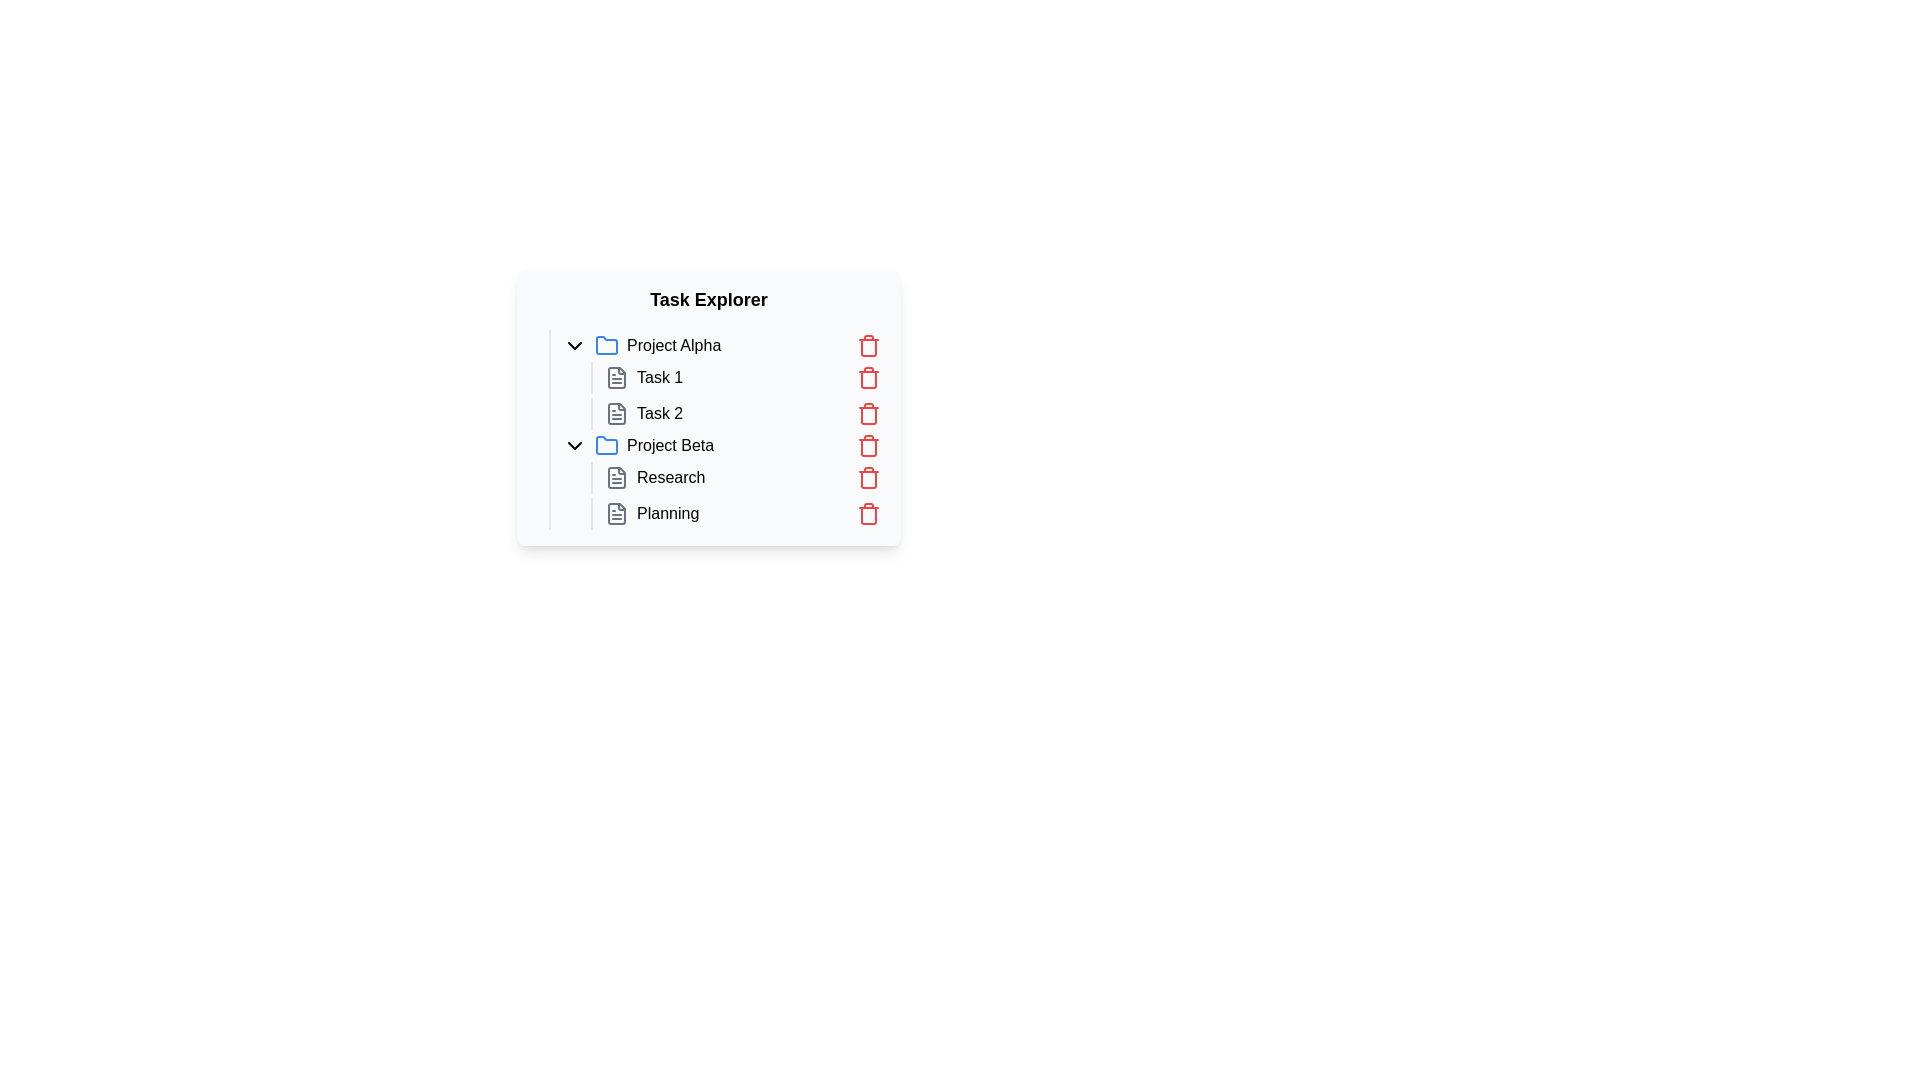 Image resolution: width=1920 pixels, height=1080 pixels. What do you see at coordinates (616, 478) in the screenshot?
I see `the 'Research' icon in the Task Explorer, which is positioned to the far left in the 'Research' row under the expanded 'Project Beta' group` at bounding box center [616, 478].